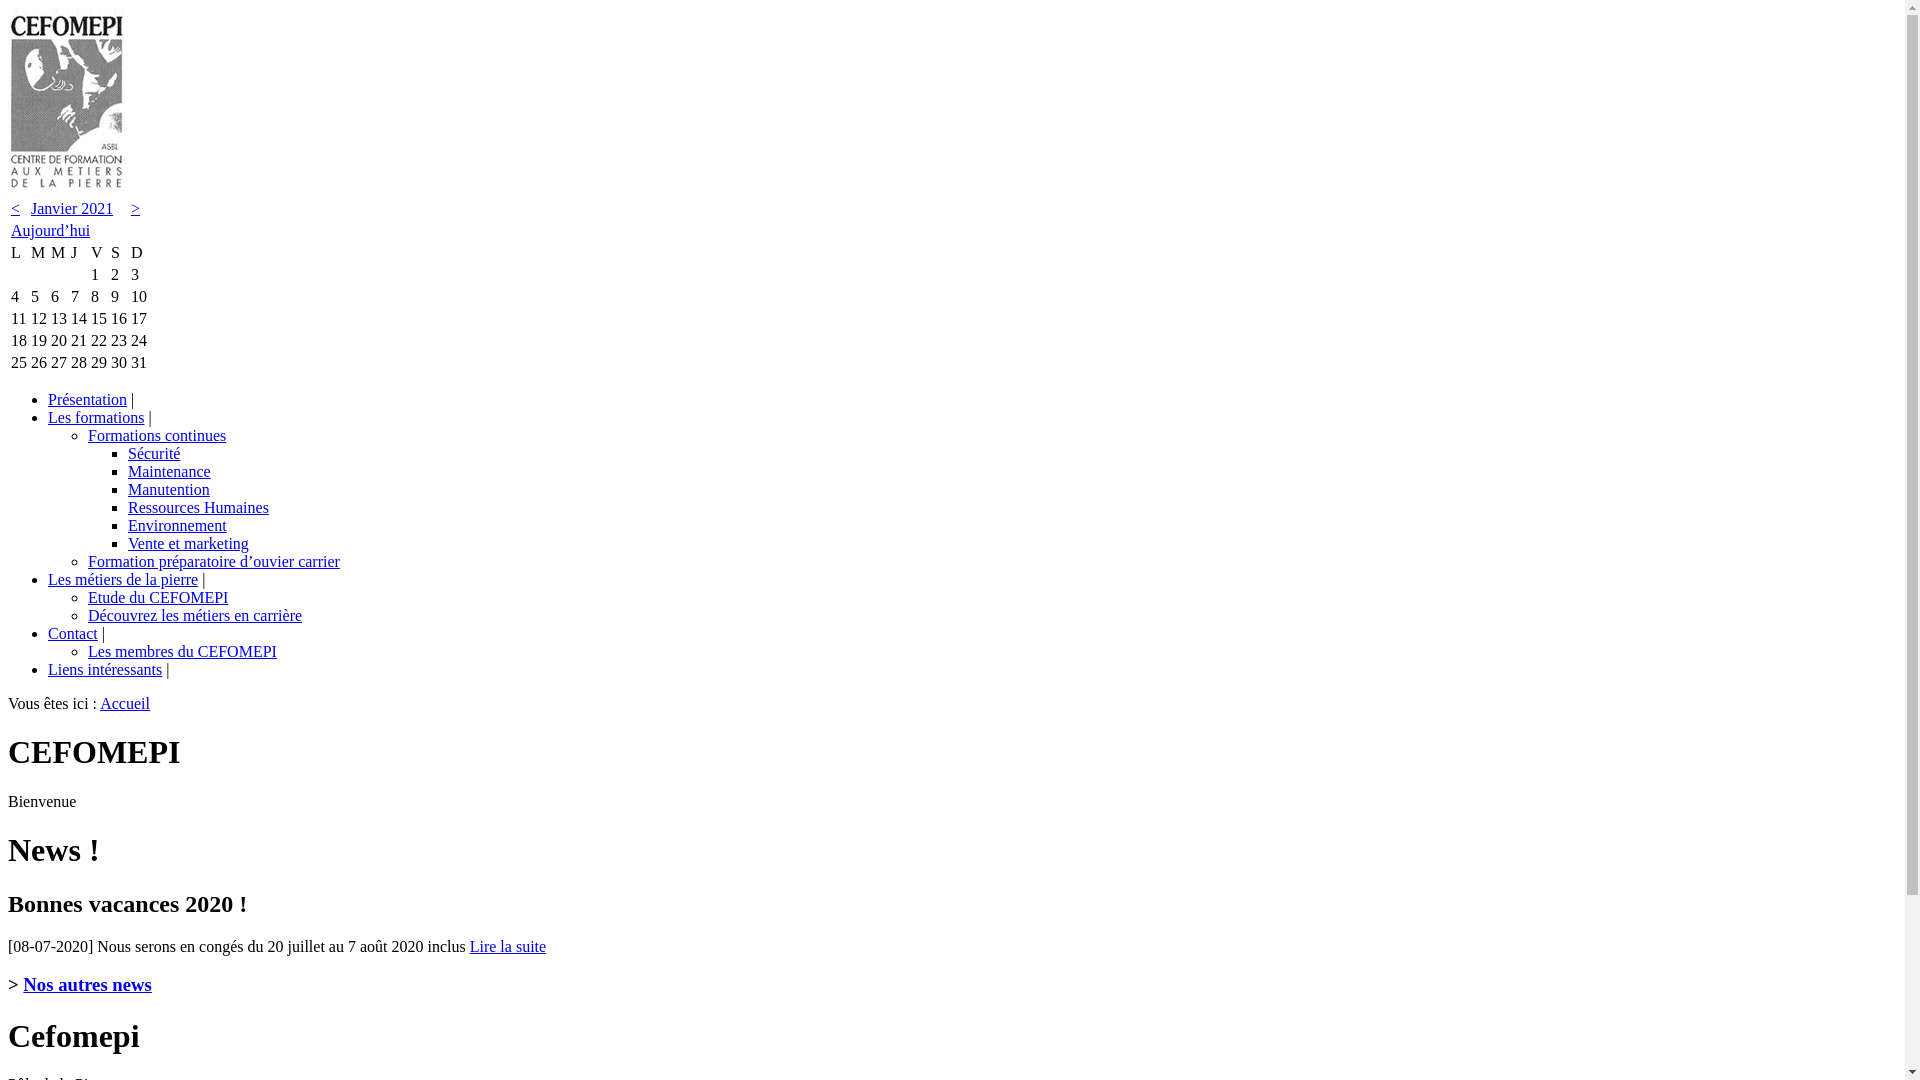  What do you see at coordinates (127, 471) in the screenshot?
I see `'Maintenance'` at bounding box center [127, 471].